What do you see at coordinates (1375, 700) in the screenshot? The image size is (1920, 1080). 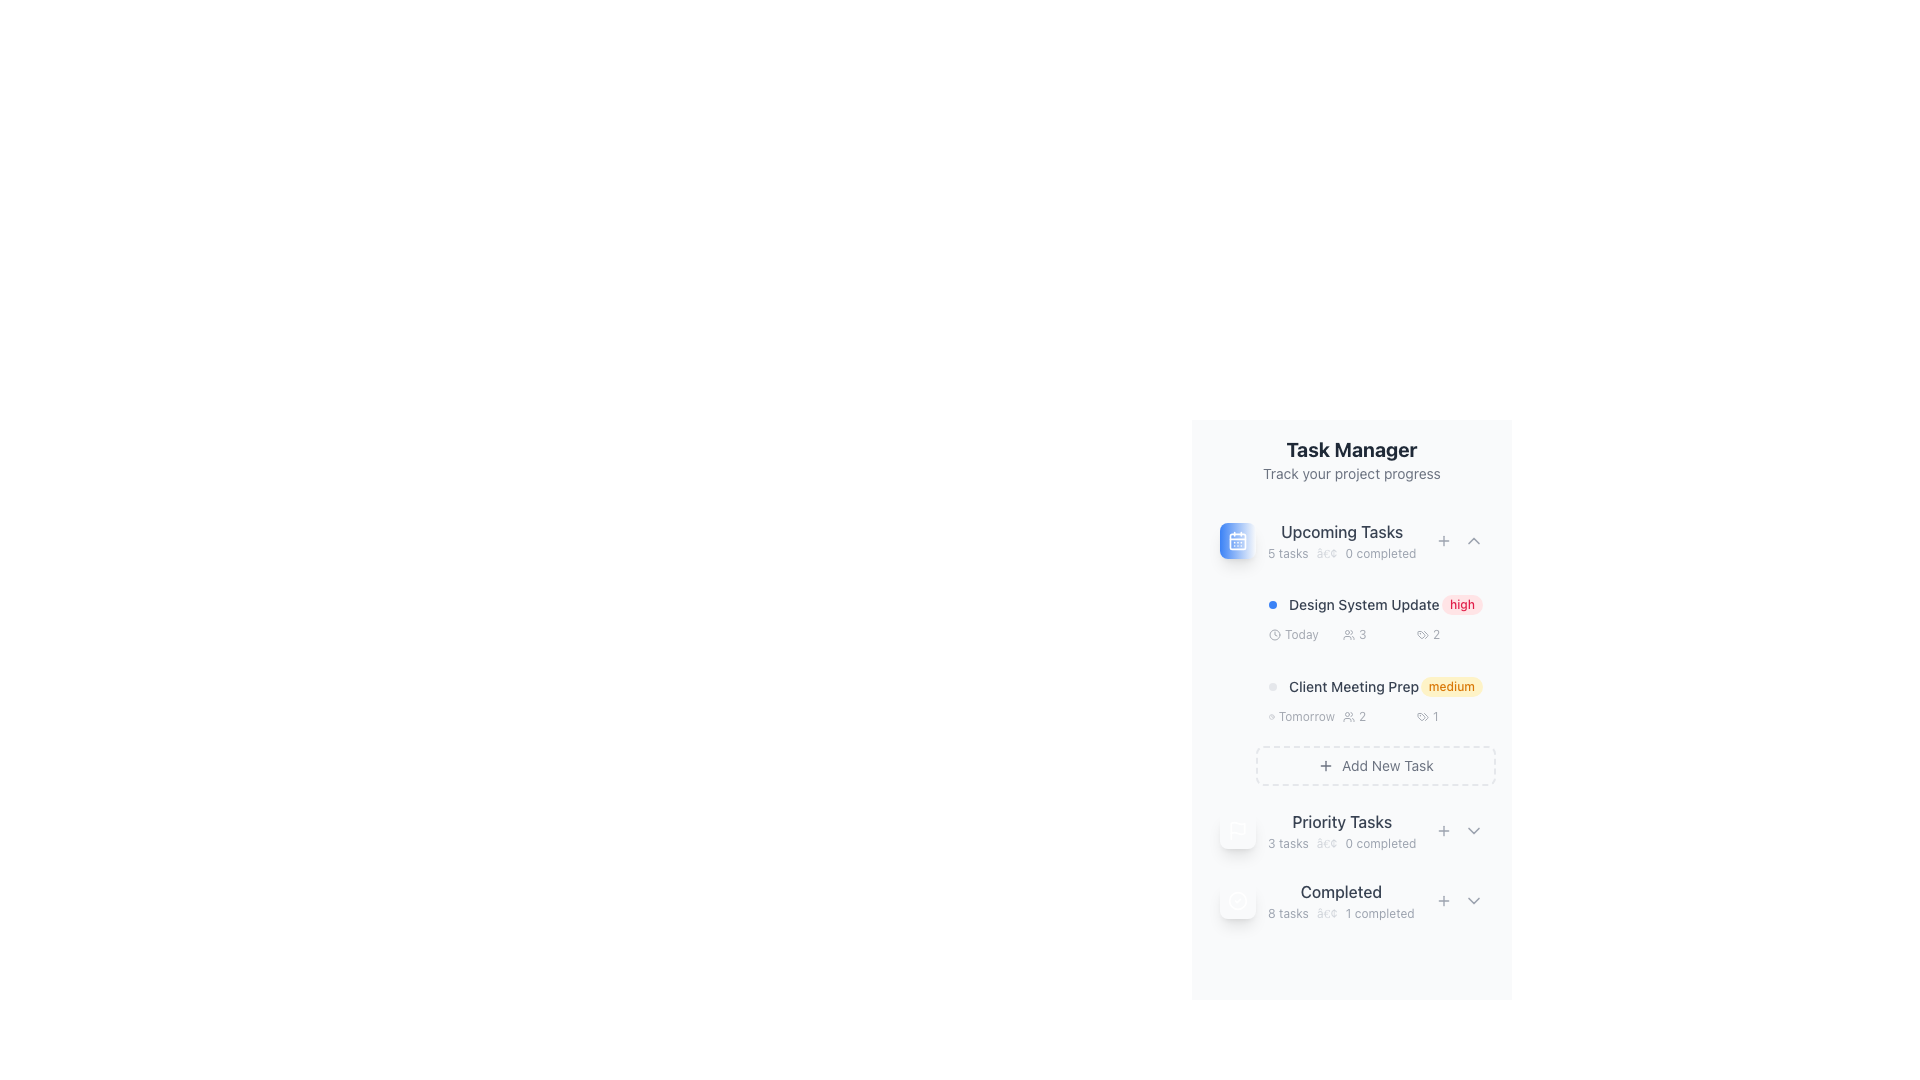 I see `the second task item in the 'Upcoming Tasks' section of the 'Task Manager' interface` at bounding box center [1375, 700].